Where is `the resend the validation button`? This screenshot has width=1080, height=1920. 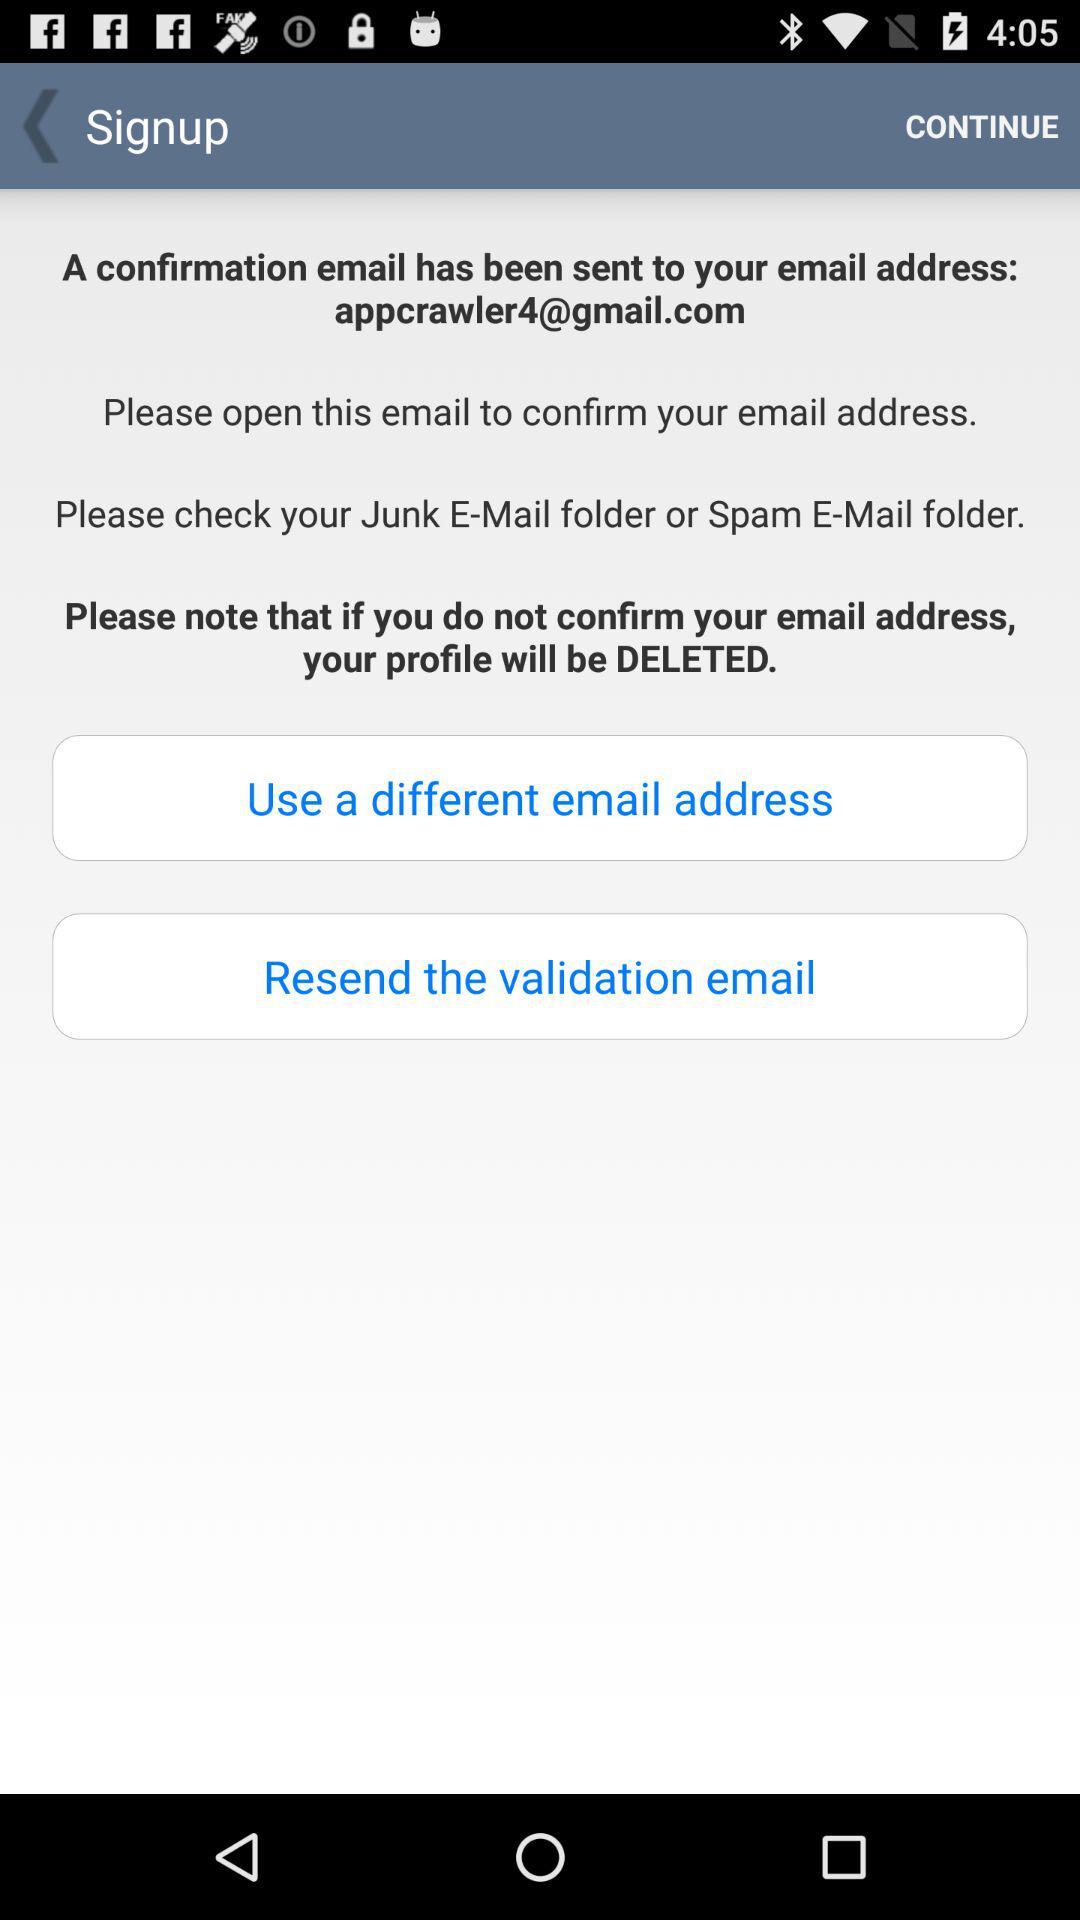 the resend the validation button is located at coordinates (540, 976).